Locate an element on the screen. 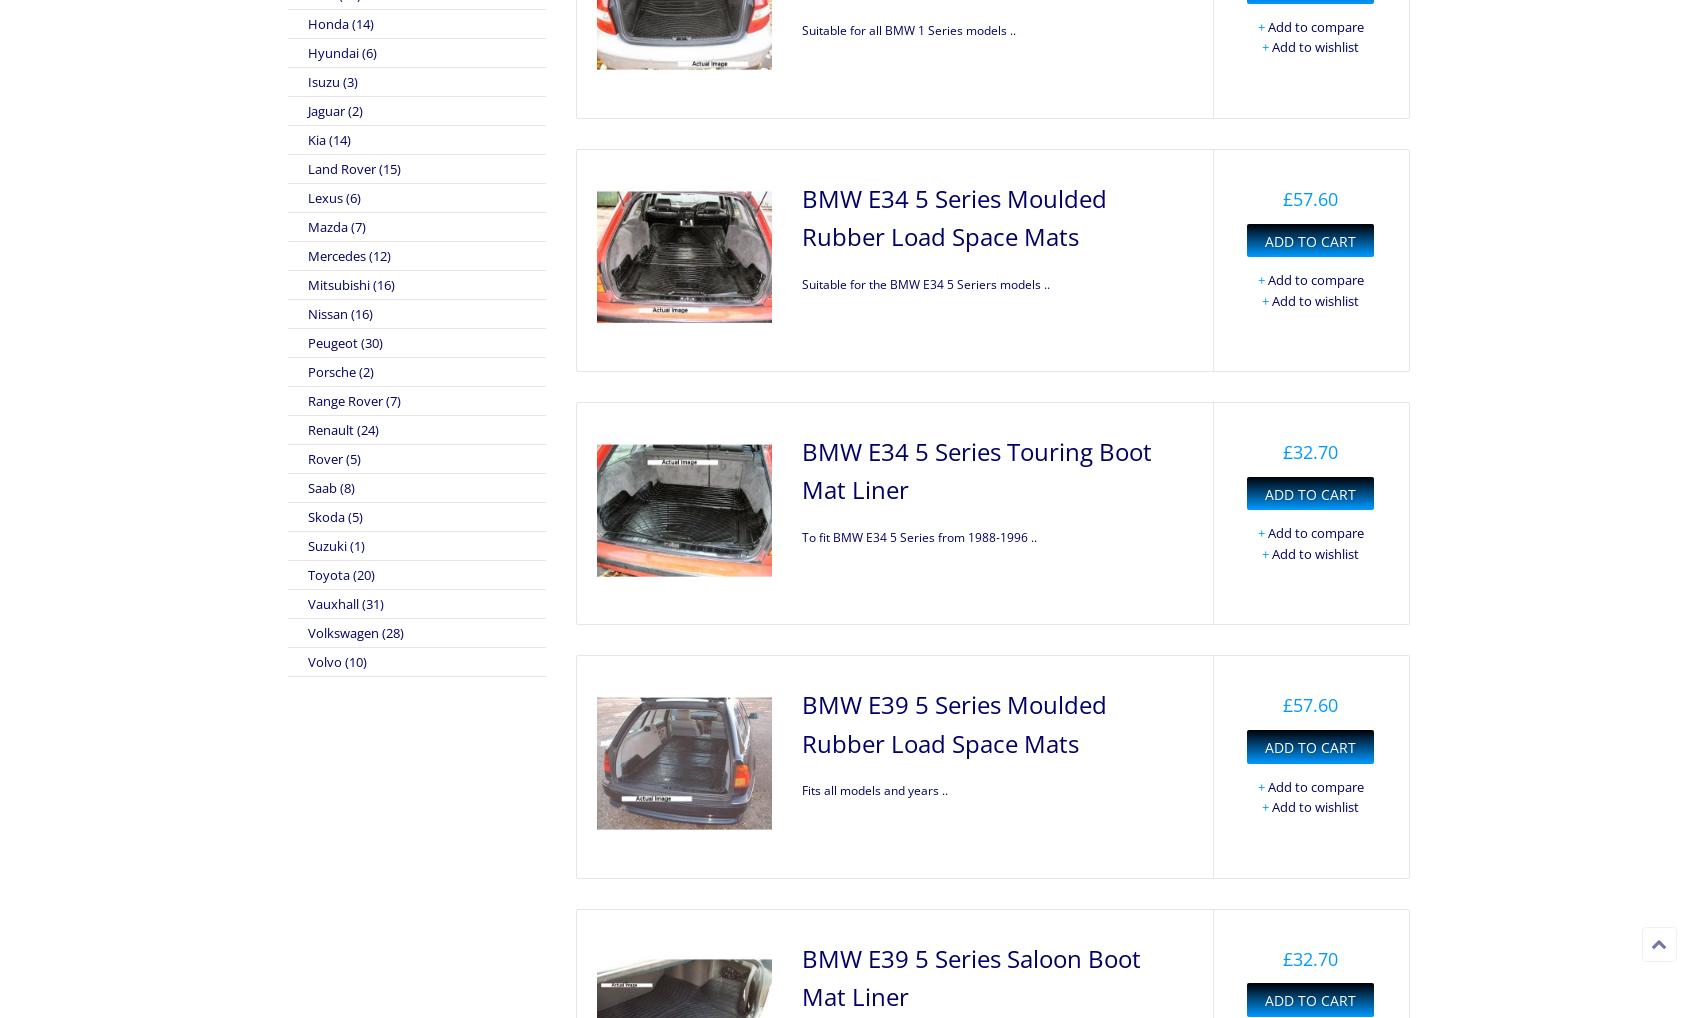  'Saab (8)' is located at coordinates (330, 488).